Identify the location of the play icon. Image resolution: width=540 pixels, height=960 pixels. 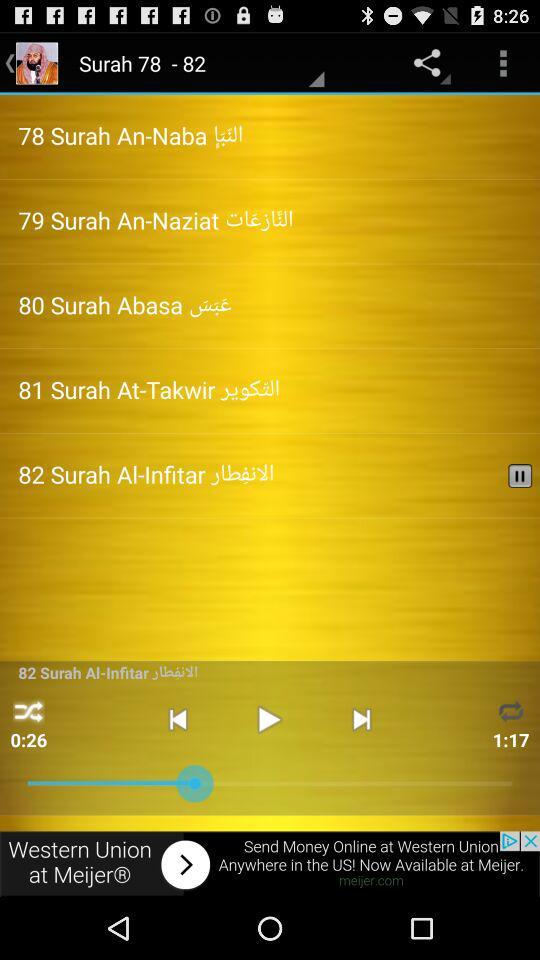
(269, 768).